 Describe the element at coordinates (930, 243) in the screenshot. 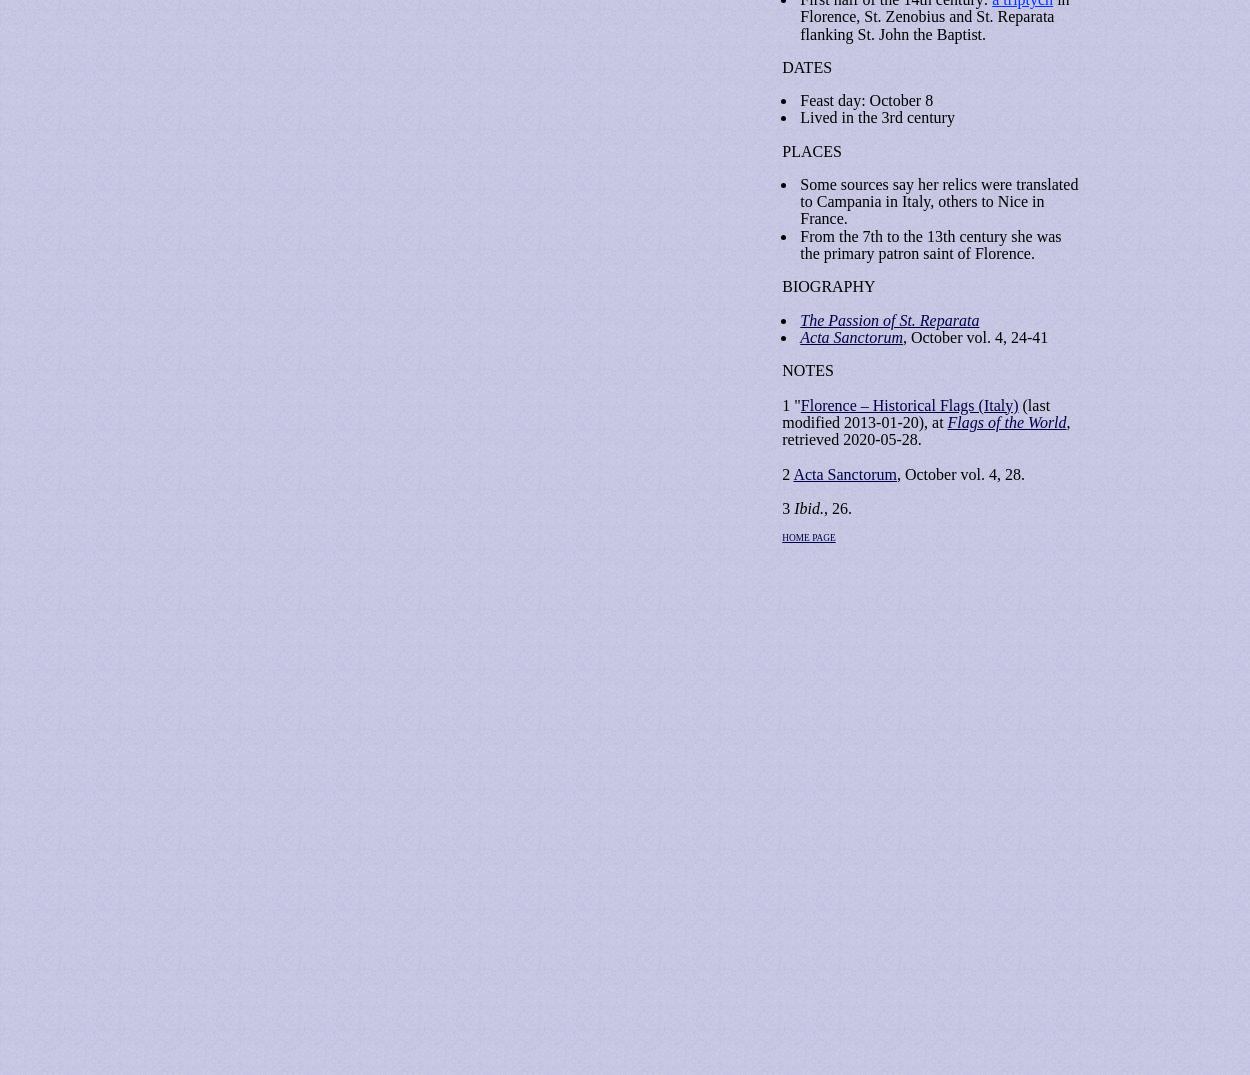

I see `'From the 7th to the 13th century she was the primary patron saint of Florence.'` at that location.